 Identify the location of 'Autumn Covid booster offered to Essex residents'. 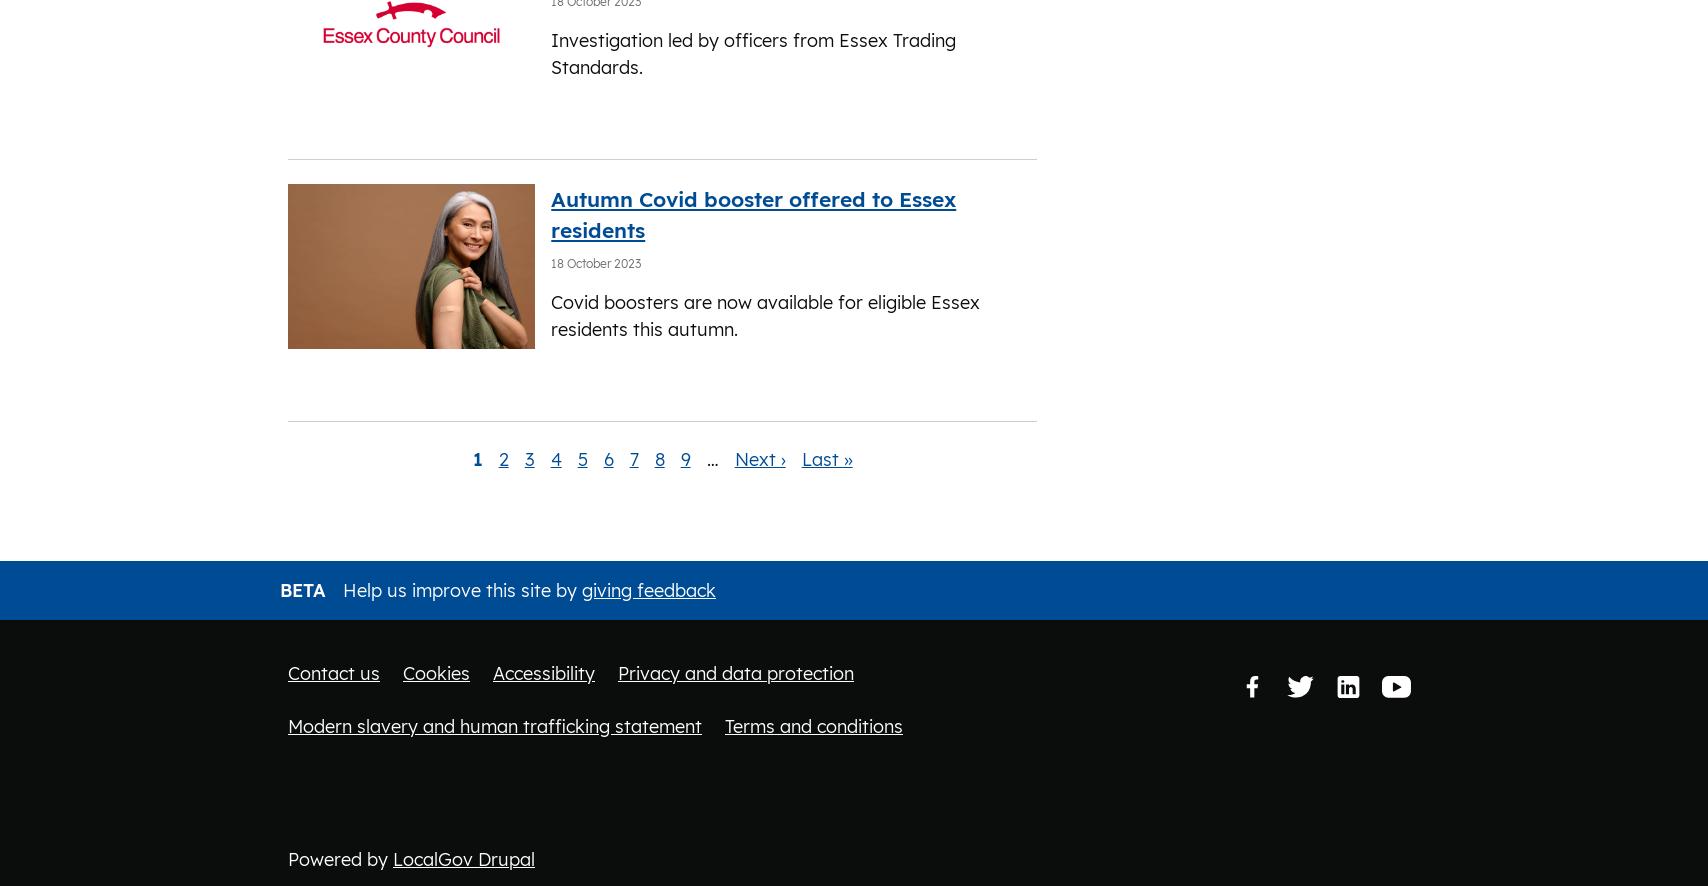
(551, 213).